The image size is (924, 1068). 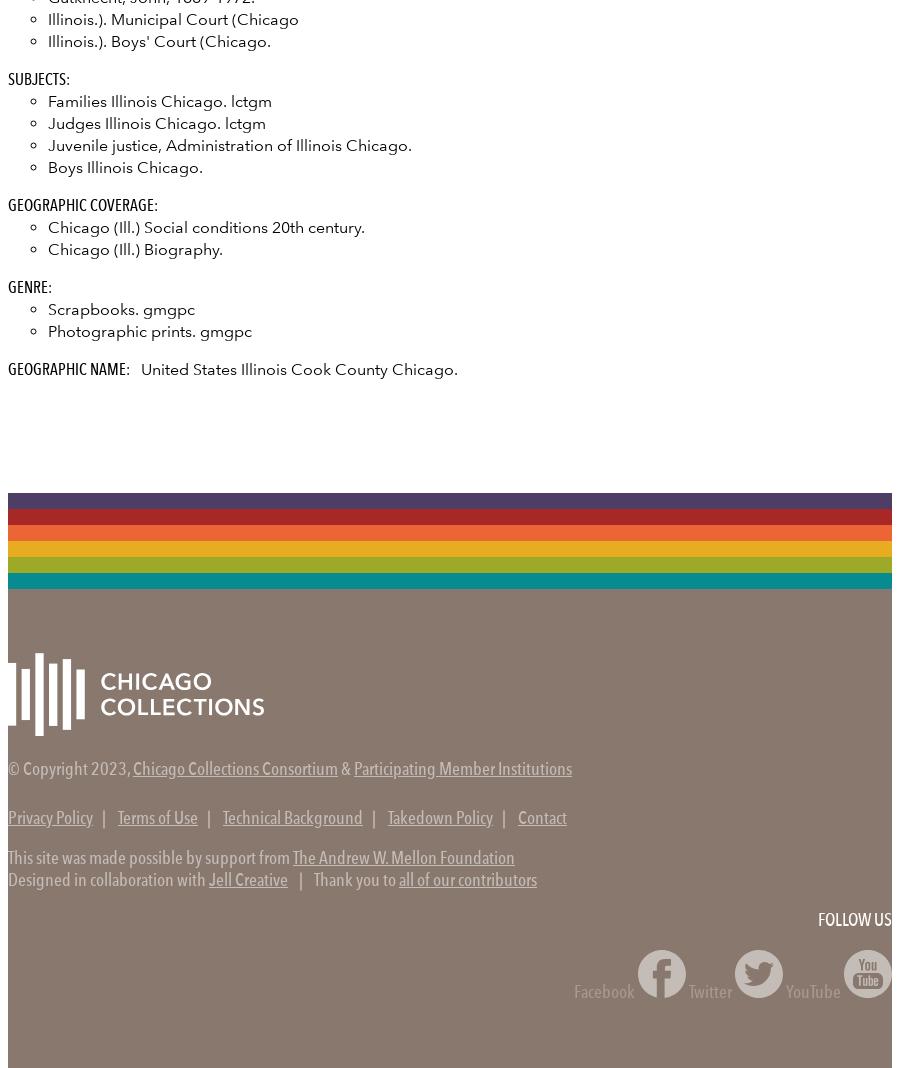 I want to click on 'Photographic prints. gmgpc', so click(x=149, y=329).